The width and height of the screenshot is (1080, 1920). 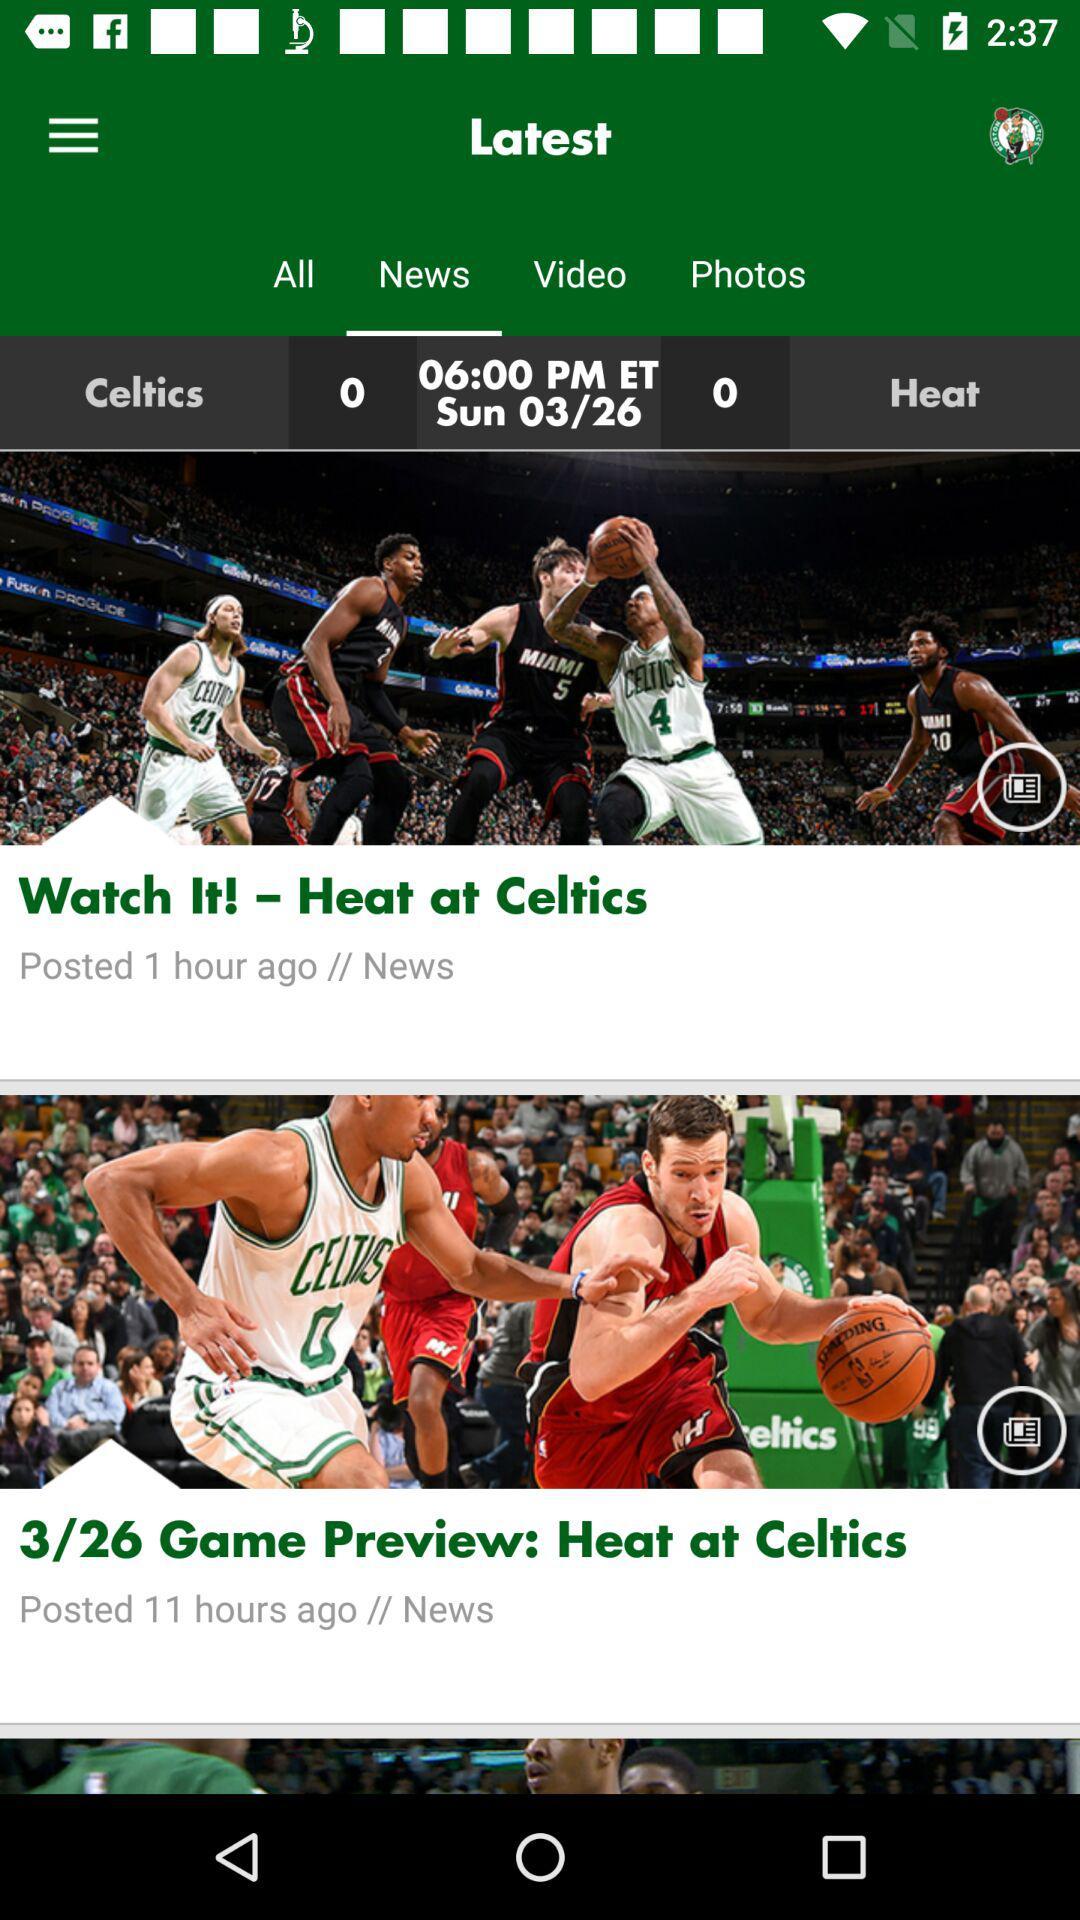 What do you see at coordinates (540, 964) in the screenshot?
I see `the item below the watch it heat` at bounding box center [540, 964].